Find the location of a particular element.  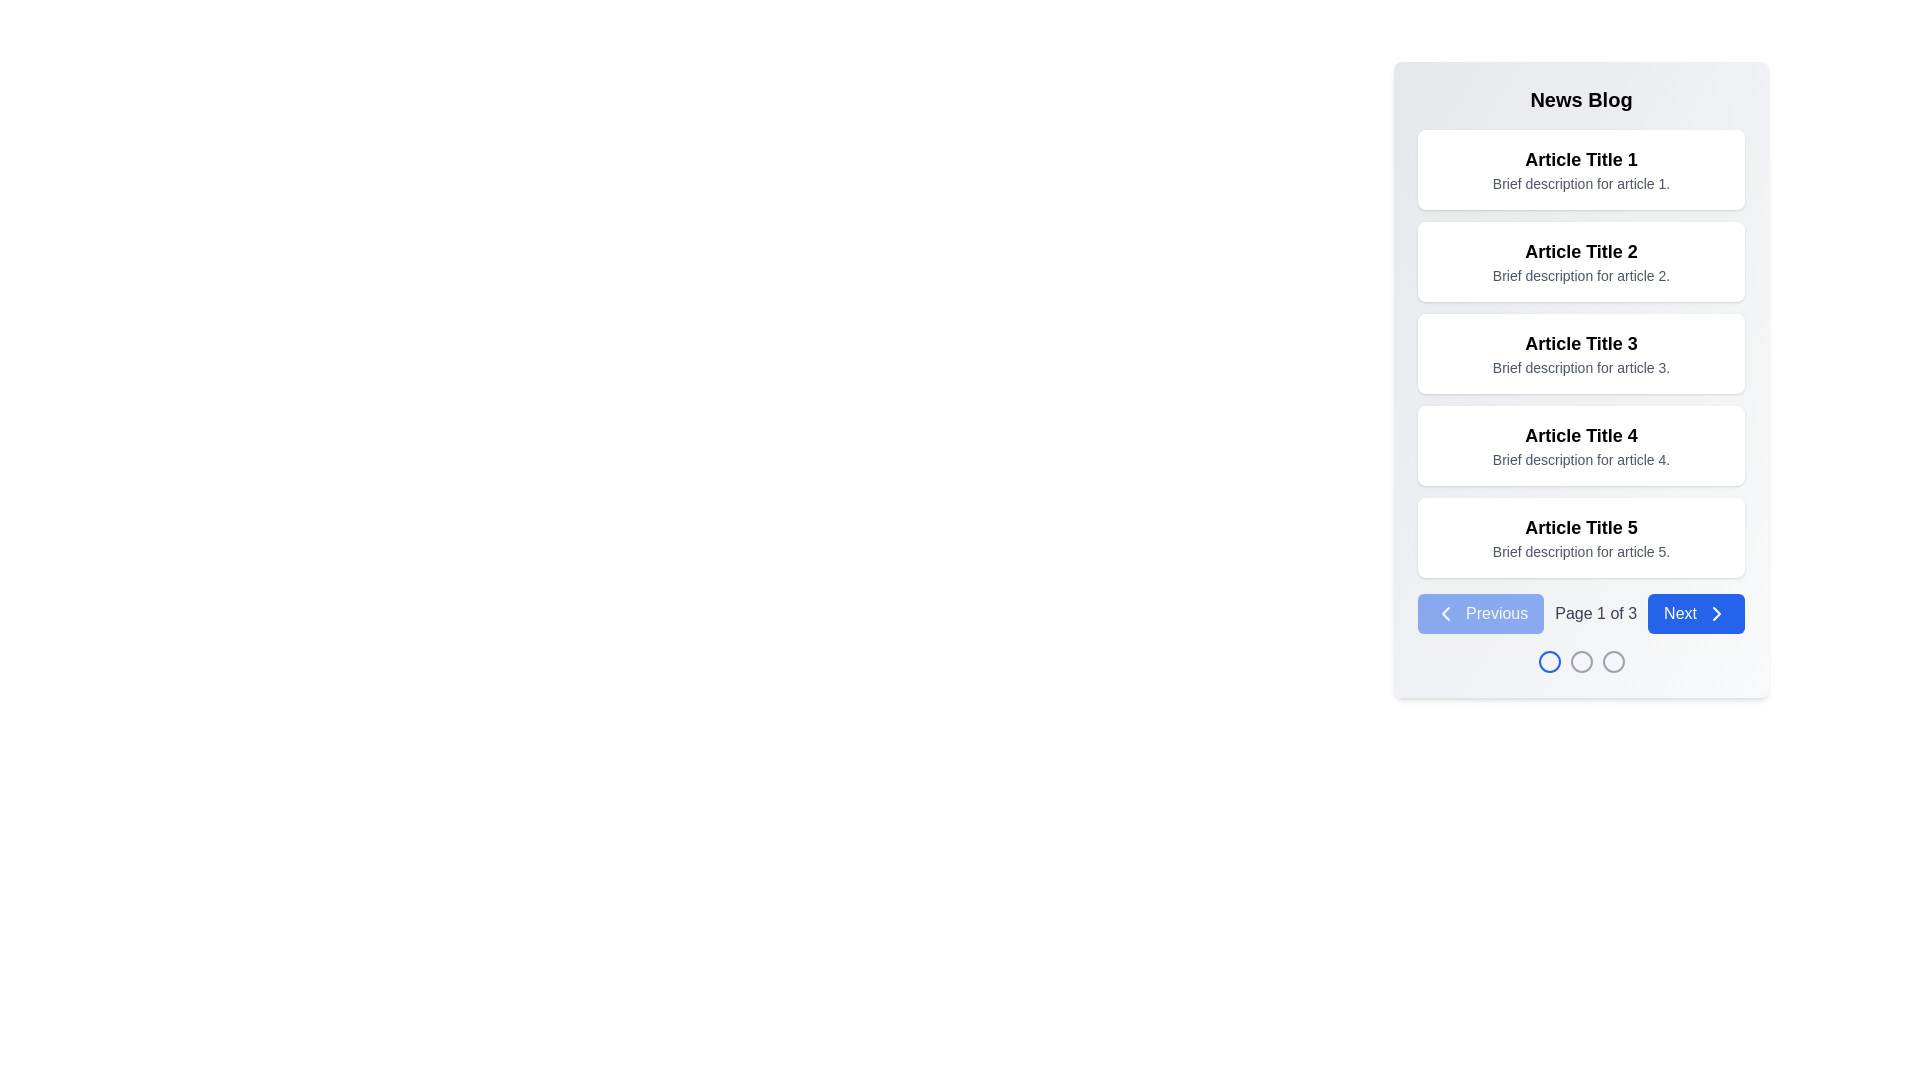

the Text Label displaying 'Brief description for article 1.' which is styled in gray and positioned underneath 'Article Title 1' is located at coordinates (1580, 184).